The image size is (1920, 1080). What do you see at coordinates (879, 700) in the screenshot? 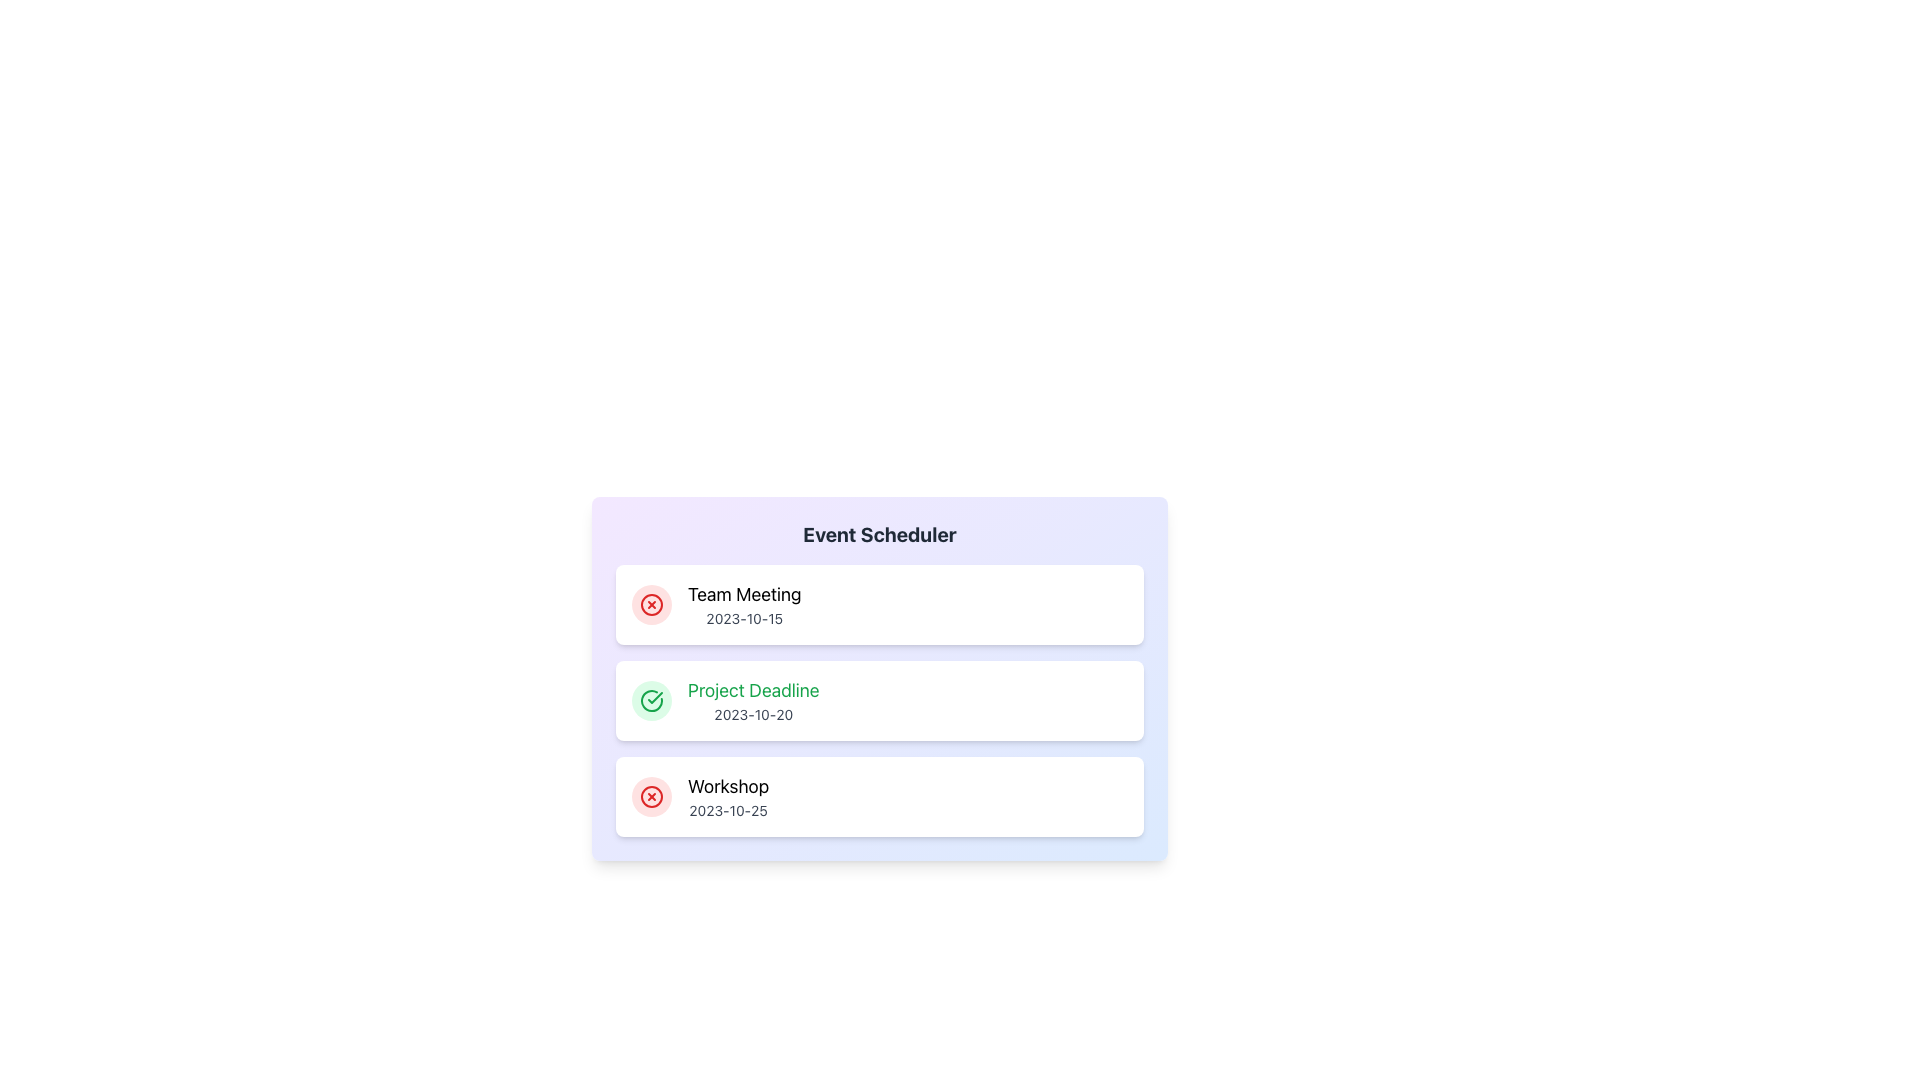
I see `the List Item labeled 'Project Deadline' in the Event Scheduler to get more information` at bounding box center [879, 700].